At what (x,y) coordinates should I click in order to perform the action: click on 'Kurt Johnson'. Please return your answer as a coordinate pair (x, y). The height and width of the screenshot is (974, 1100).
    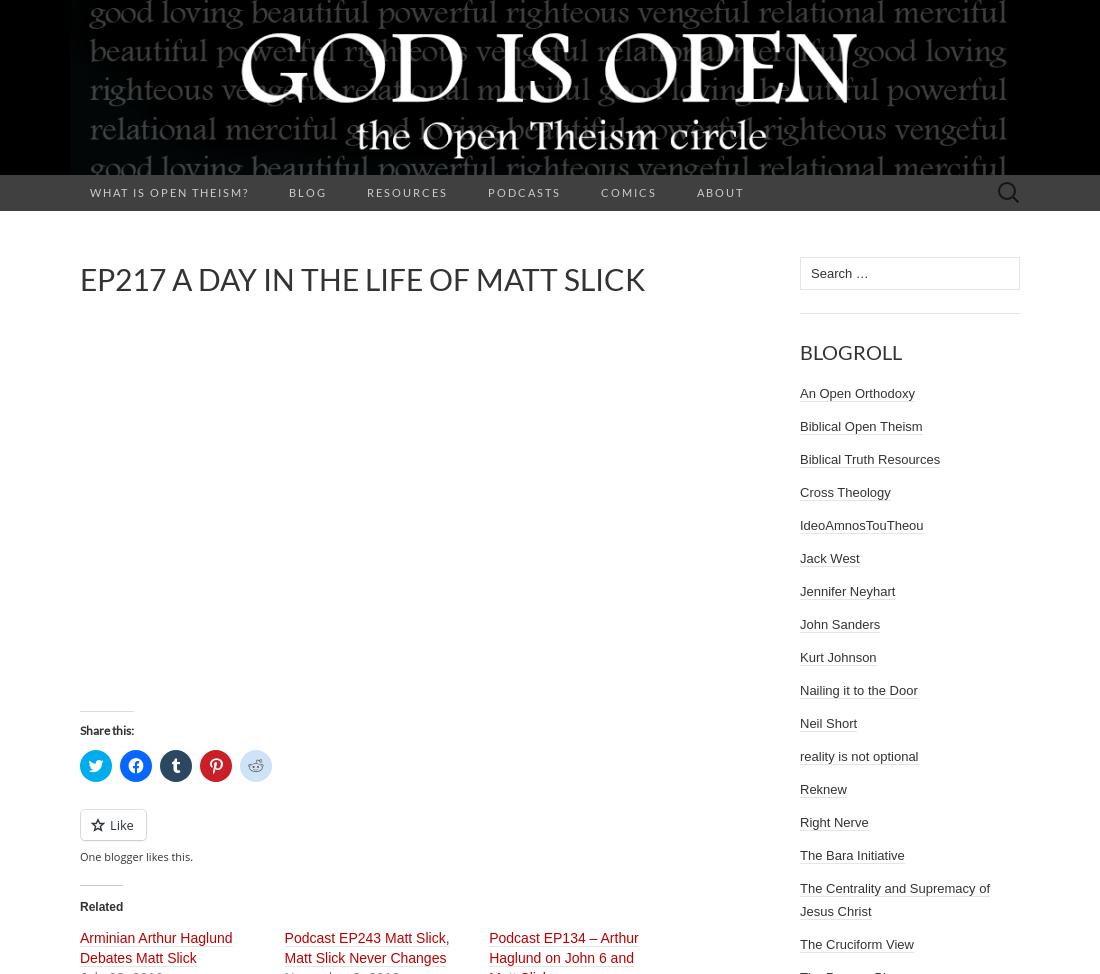
    Looking at the image, I should click on (836, 657).